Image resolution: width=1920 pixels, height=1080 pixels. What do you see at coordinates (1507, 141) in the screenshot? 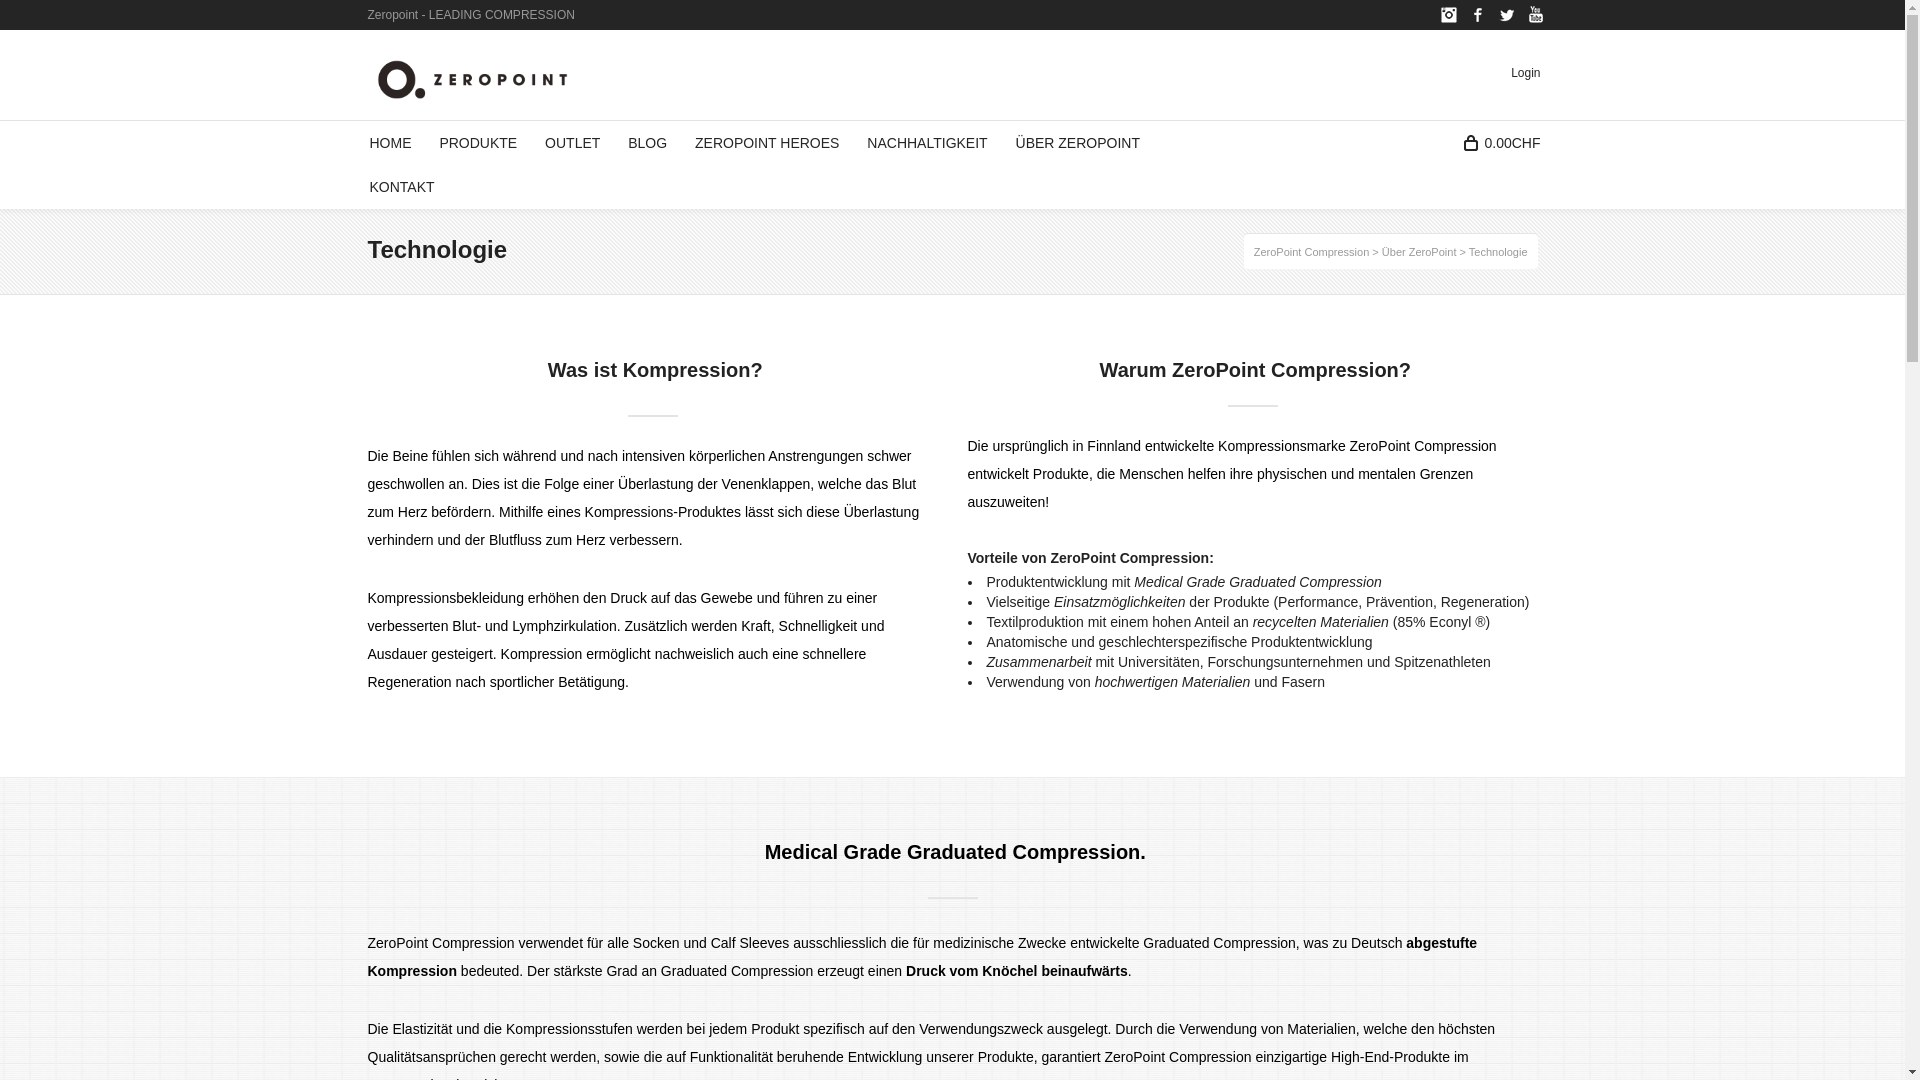
I see `'0.00CHF'` at bounding box center [1507, 141].